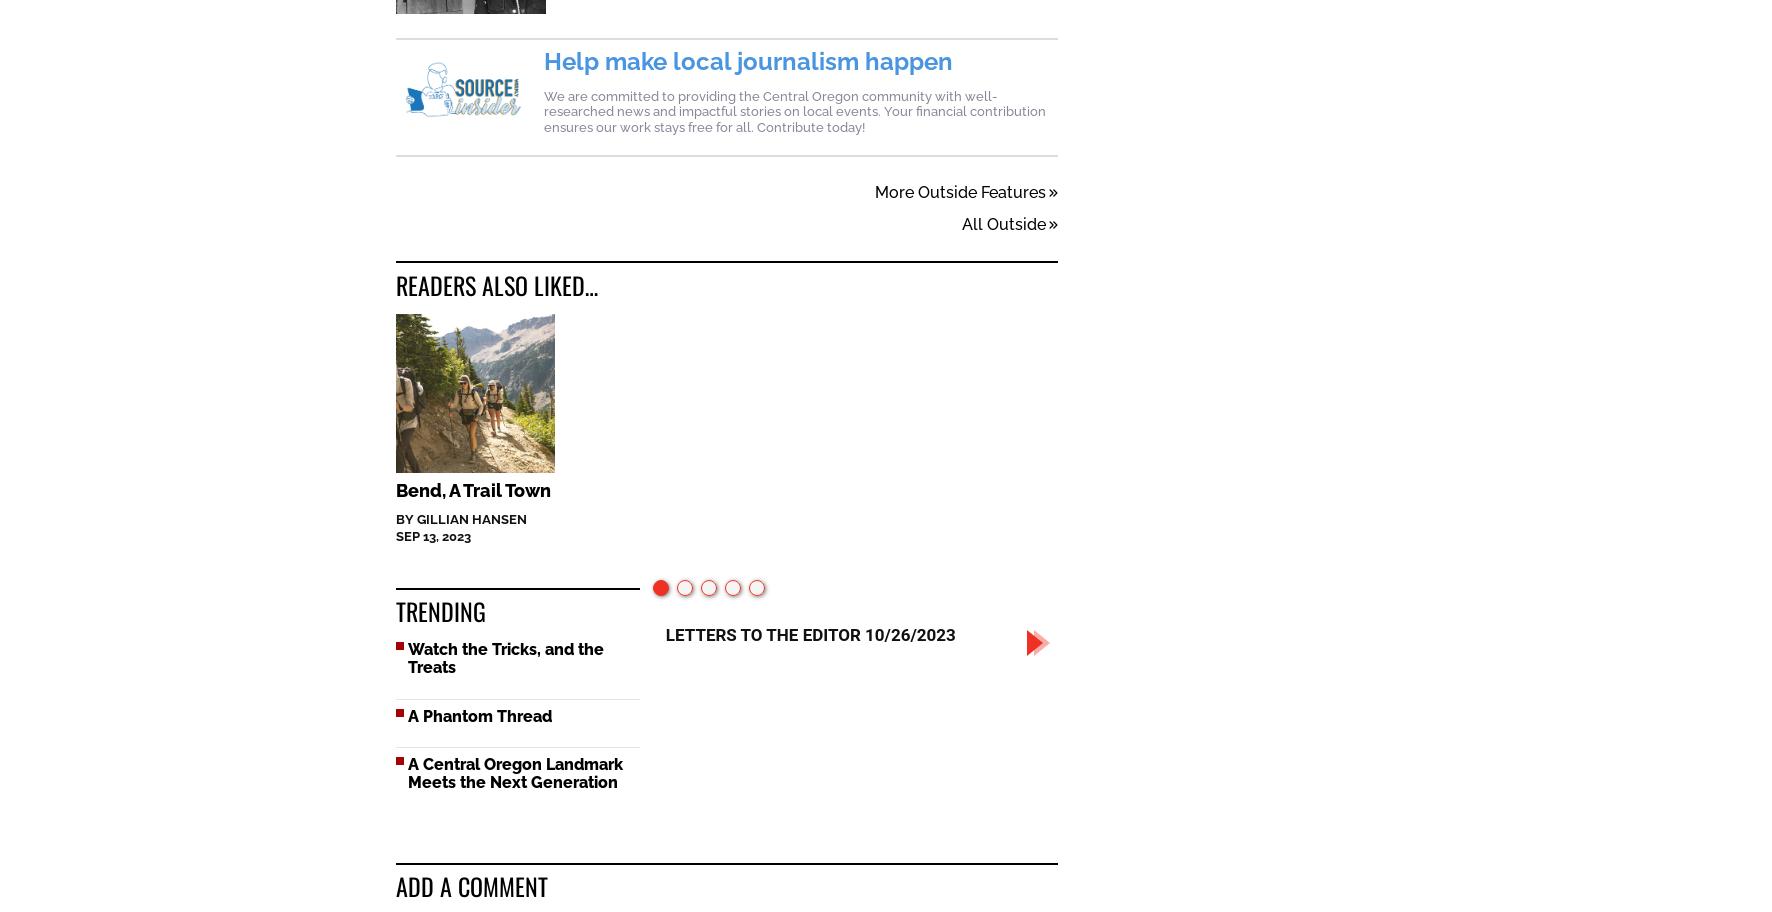 The width and height of the screenshot is (1772, 912). Describe the element at coordinates (664, 637) in the screenshot. I see `'Halloween Is A Drag!'` at that location.